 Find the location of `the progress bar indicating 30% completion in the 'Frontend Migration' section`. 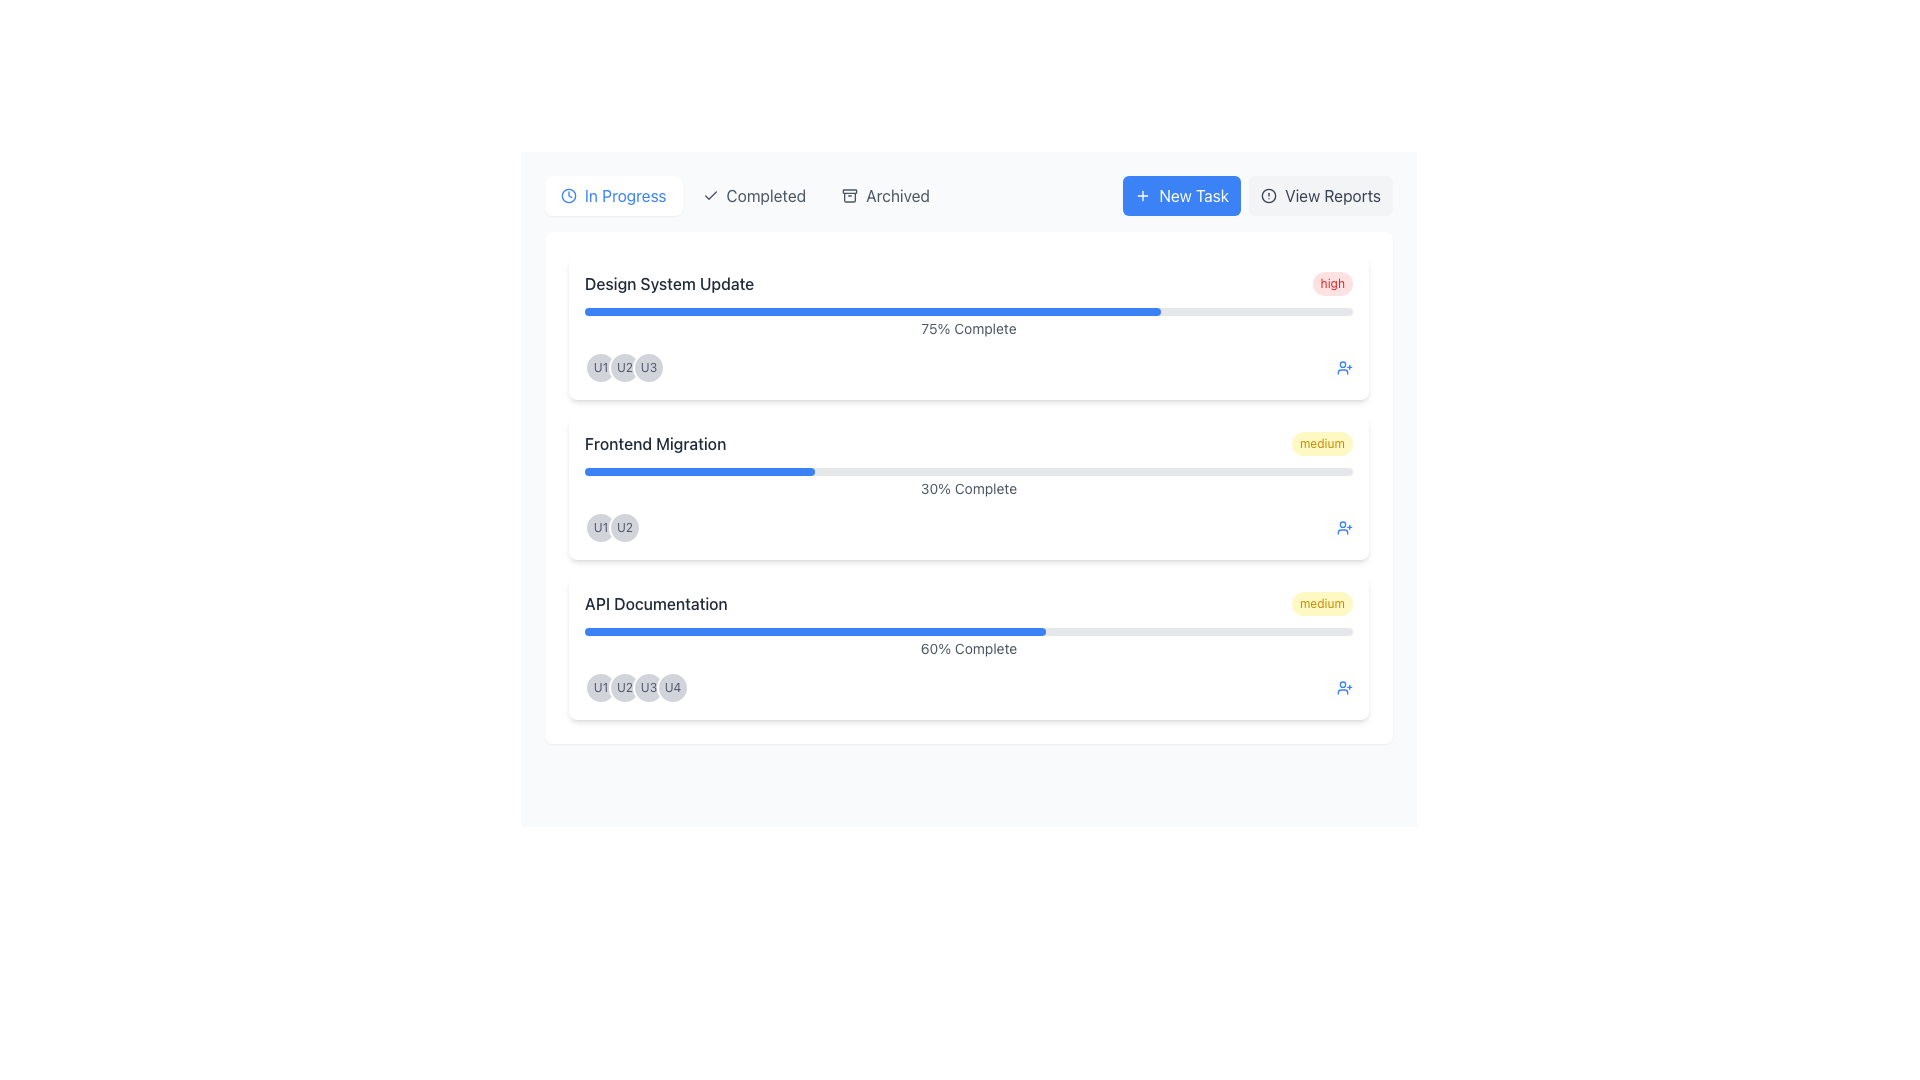

the progress bar indicating 30% completion in the 'Frontend Migration' section is located at coordinates (969, 471).